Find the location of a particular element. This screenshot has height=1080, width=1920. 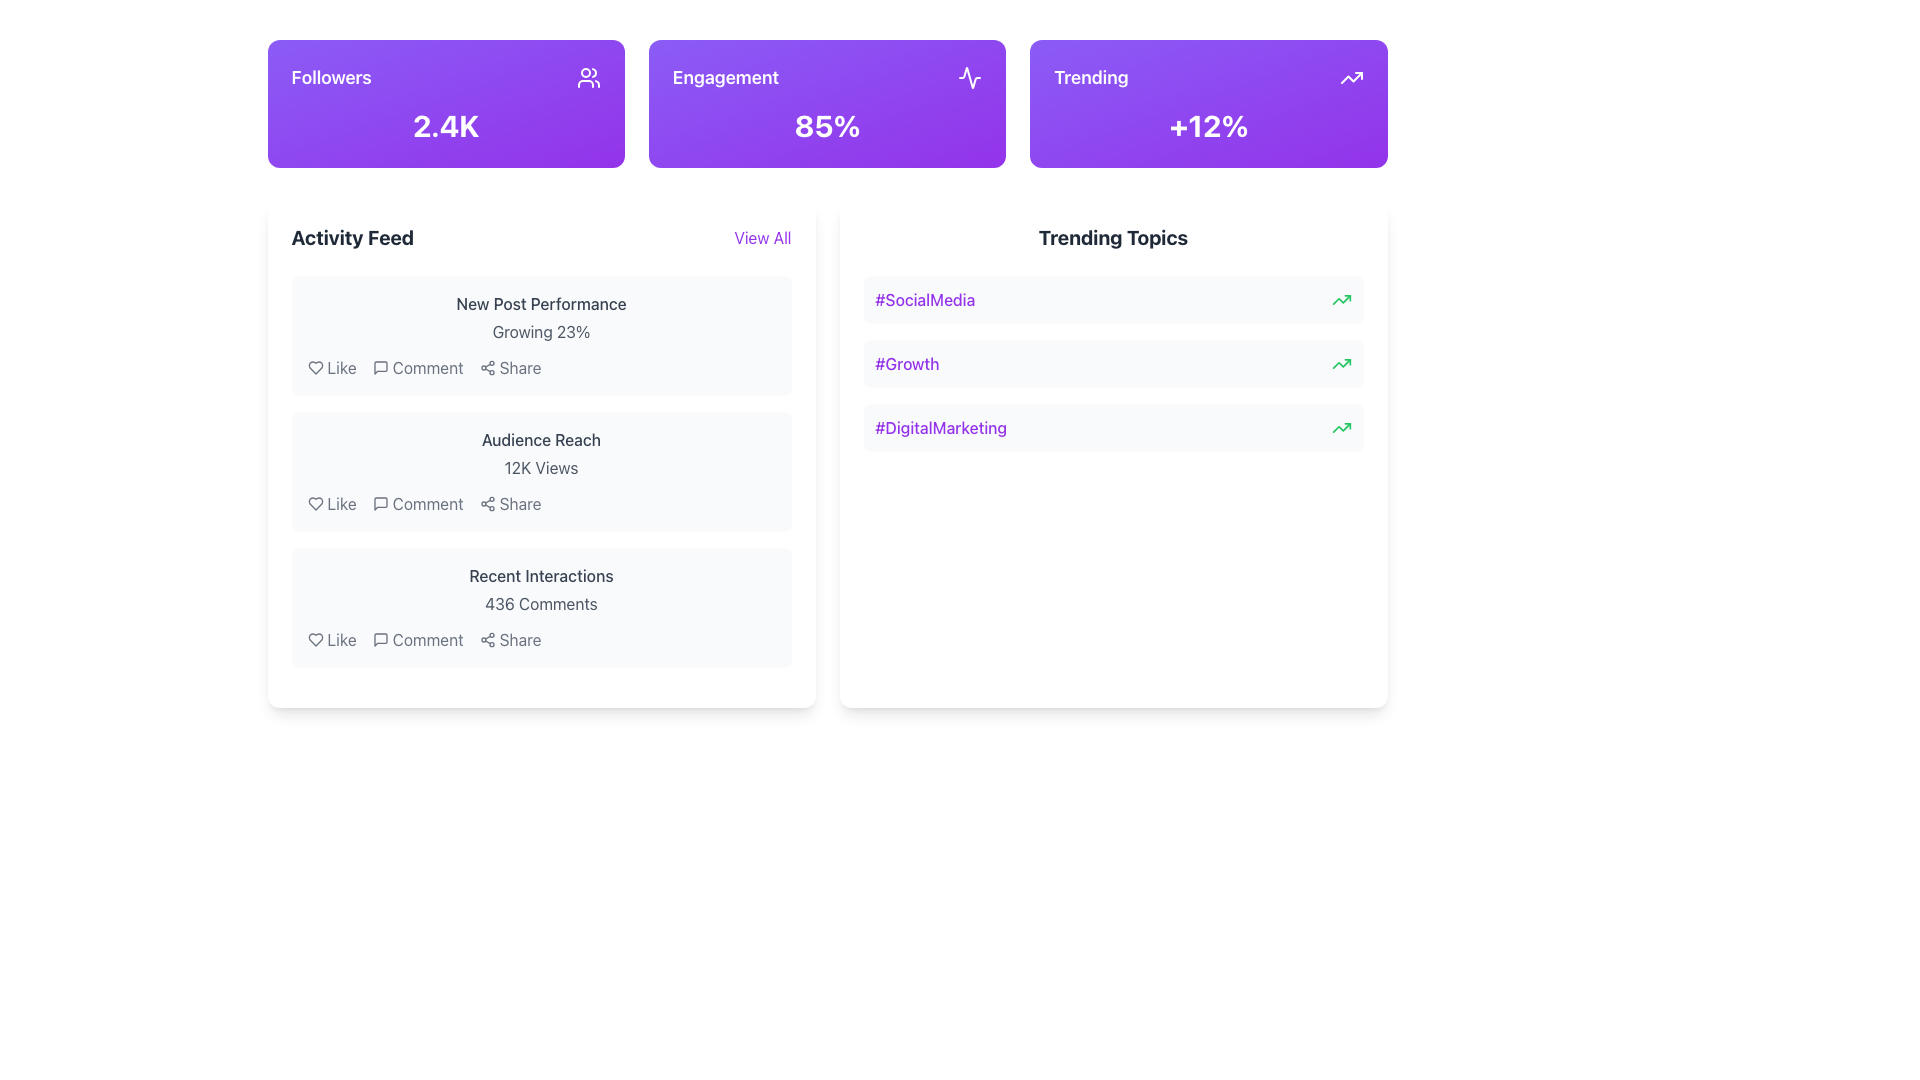

the message square or chat bubble icon in the Activity Feed section, located next to the 'Comment' label for the 'Audience Reach' post is located at coordinates (380, 503).